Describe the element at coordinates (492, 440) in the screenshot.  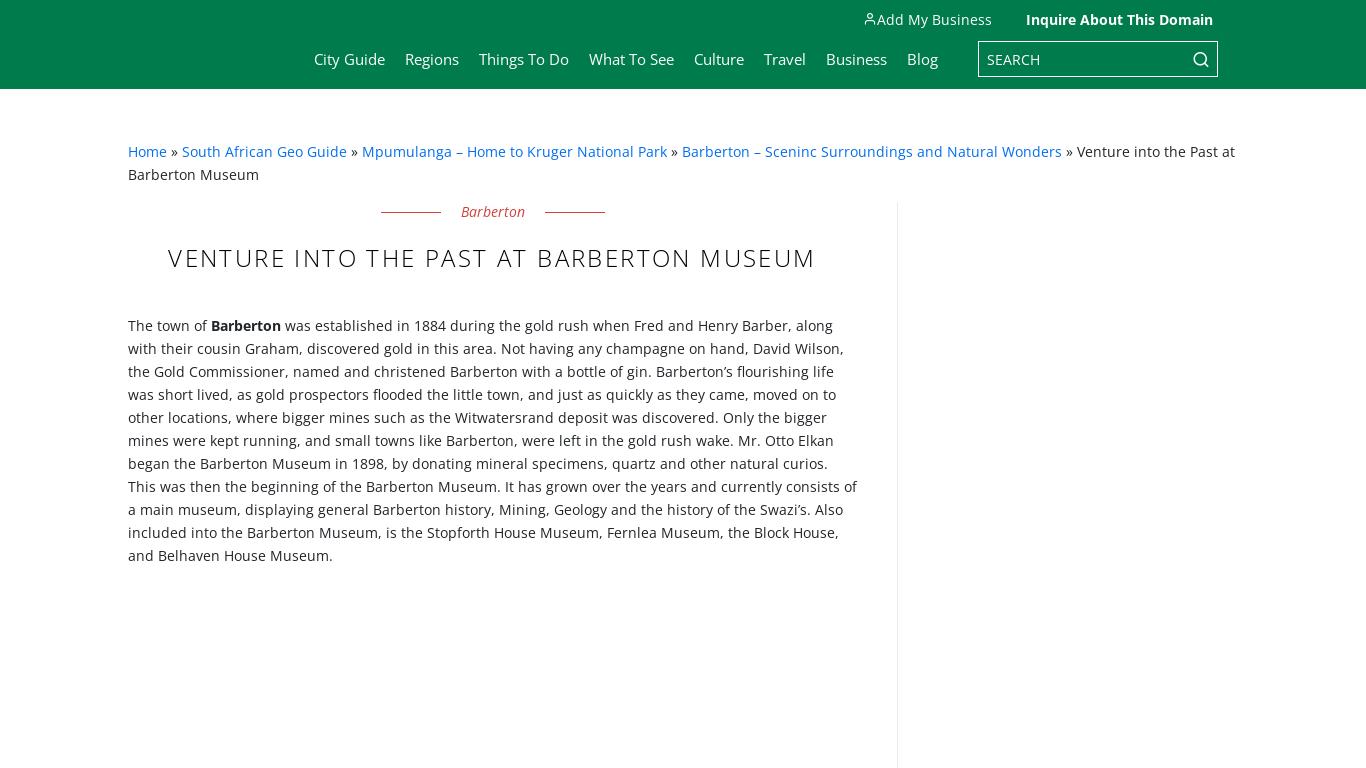
I see `'was established in 1884
during the
gold rush when Fred and Henry Barber, along with their cousin Graham, discovered
gold in
this area. Not having any champagne on hand, David Wilson, the Gold
Commissioner, named and christened Barberton with a bottle of gin.
Barberton’s flourishing life was short lived, as gold prospectors
flooded
the little town, and just as quickly as they came, moved on to other
locations, where bigger mines such as the Witwatersrand deposit was
discovered. Only the bigger mines were kept running, and small towns
like
Barberton, were left in the gold rush wake. Mr. Otto Elkan began the
Barberton Museum in 1898, by donating mineral specimens, quartz and
other
natural curios. This was then the beginning of the Barberton
Museum. It has grown over the years and currently consists of
a main museum, displaying general Barberton history, Mining, Geology and
the
history of the Swazi’s. Also included into the Barberton Museum, is
the
Stopforth House Museum, Fernlea Museum, the Block House, and Belhaven
House
Museum.'` at that location.